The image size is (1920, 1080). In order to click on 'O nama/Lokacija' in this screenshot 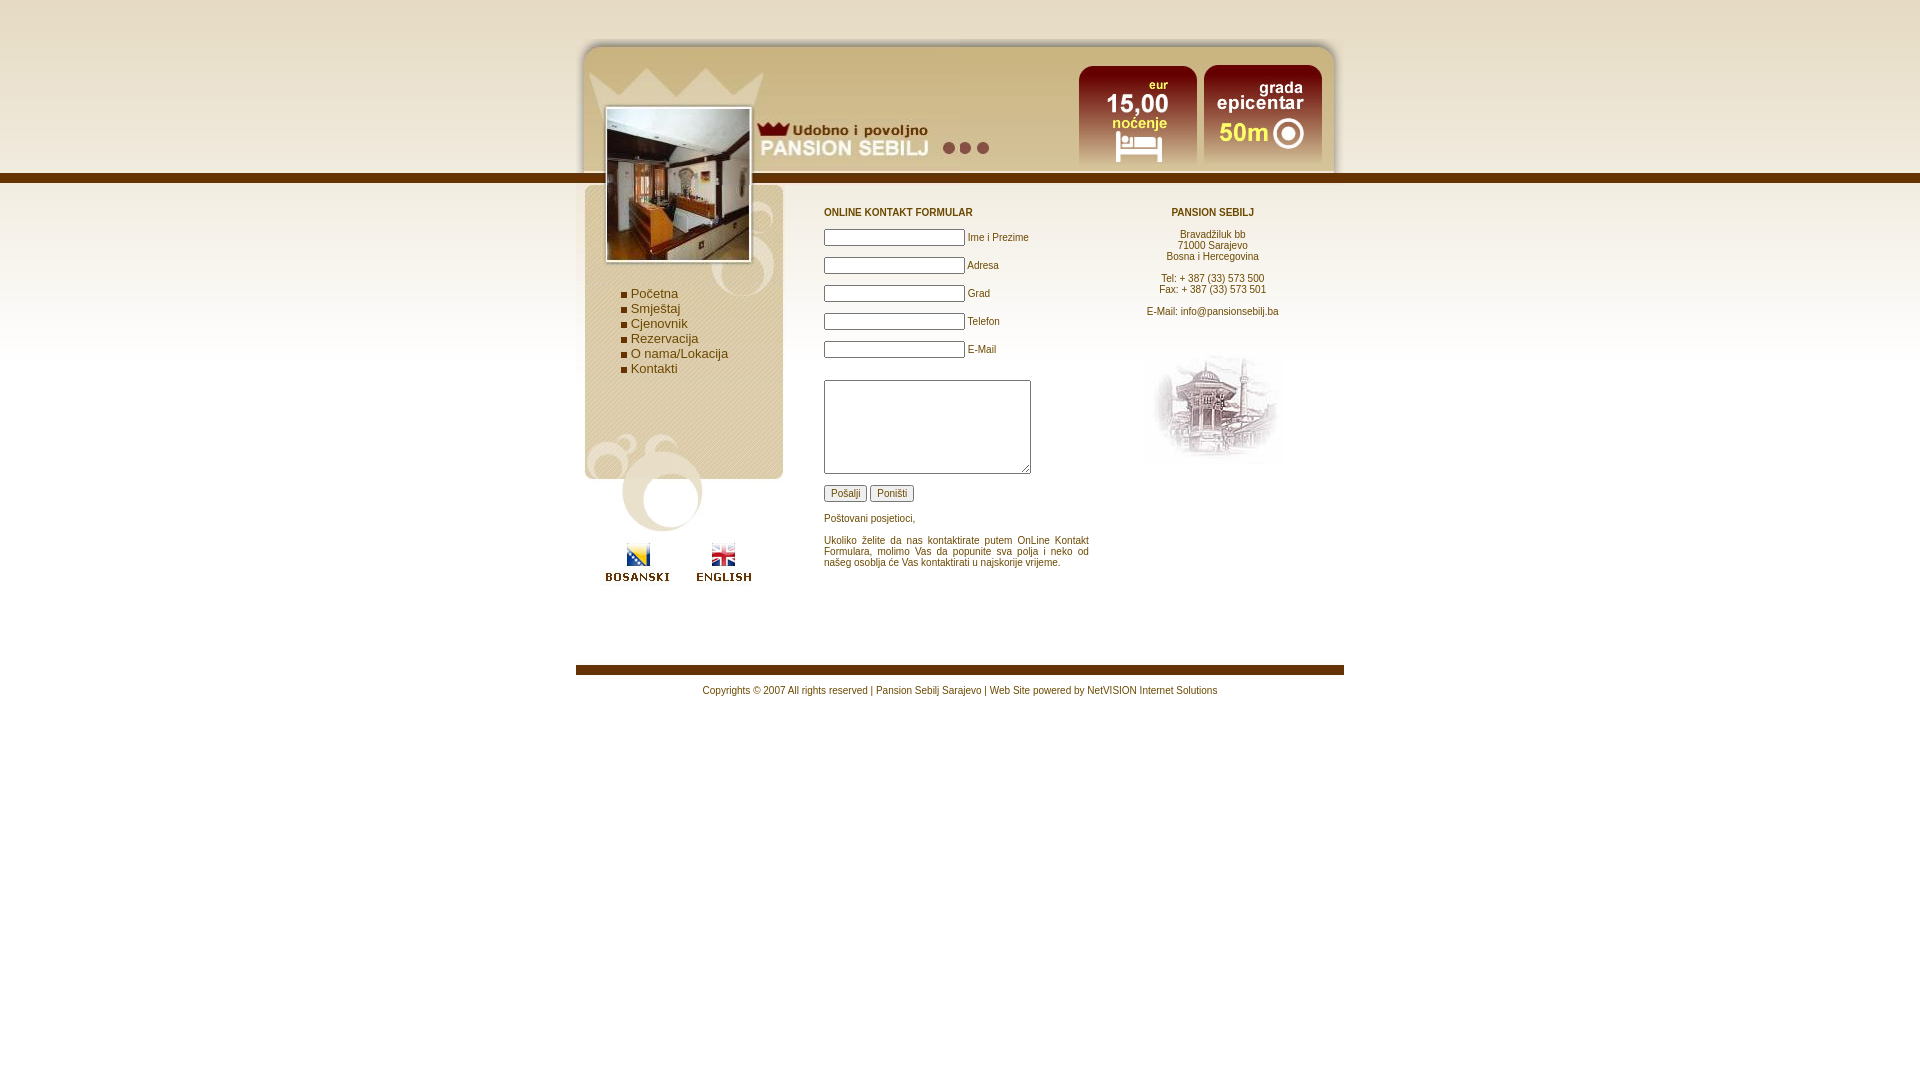, I will do `click(680, 352)`.